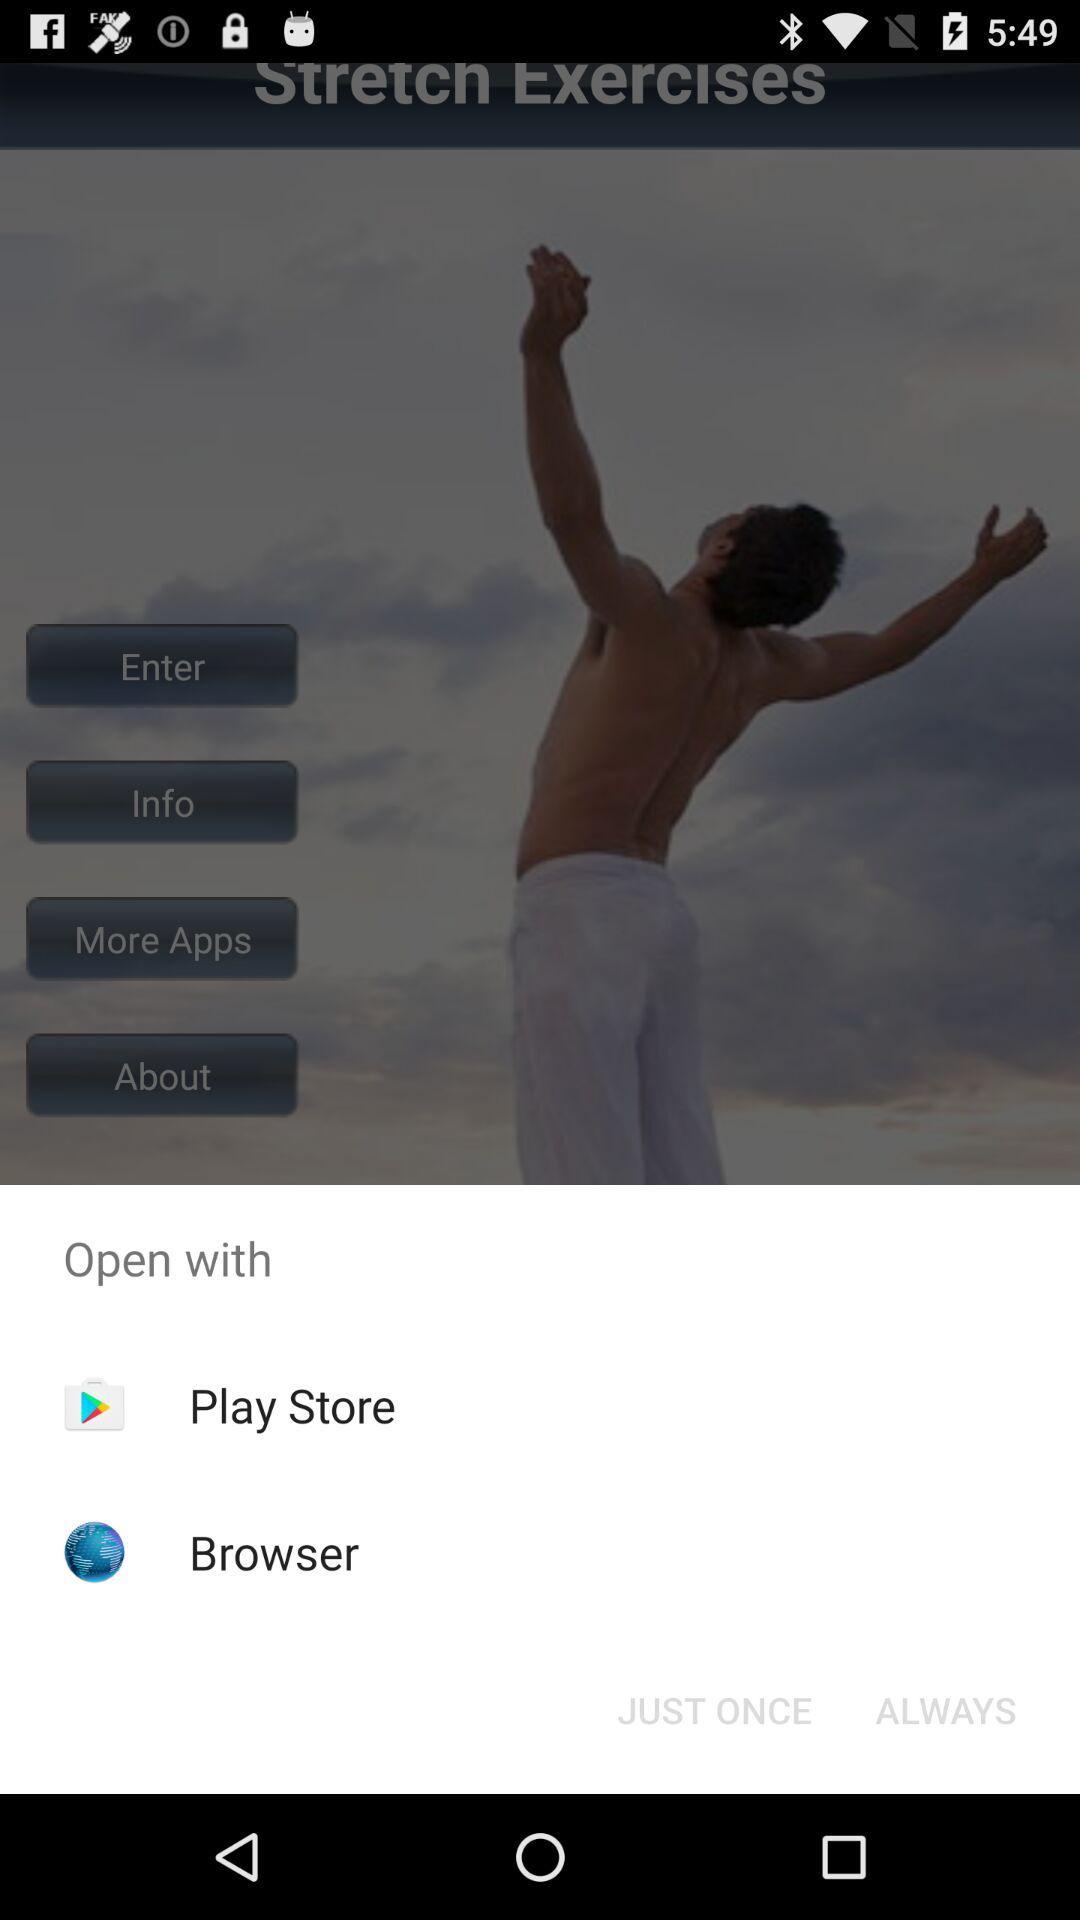 The height and width of the screenshot is (1920, 1080). What do you see at coordinates (713, 1708) in the screenshot?
I see `button at the bottom` at bounding box center [713, 1708].